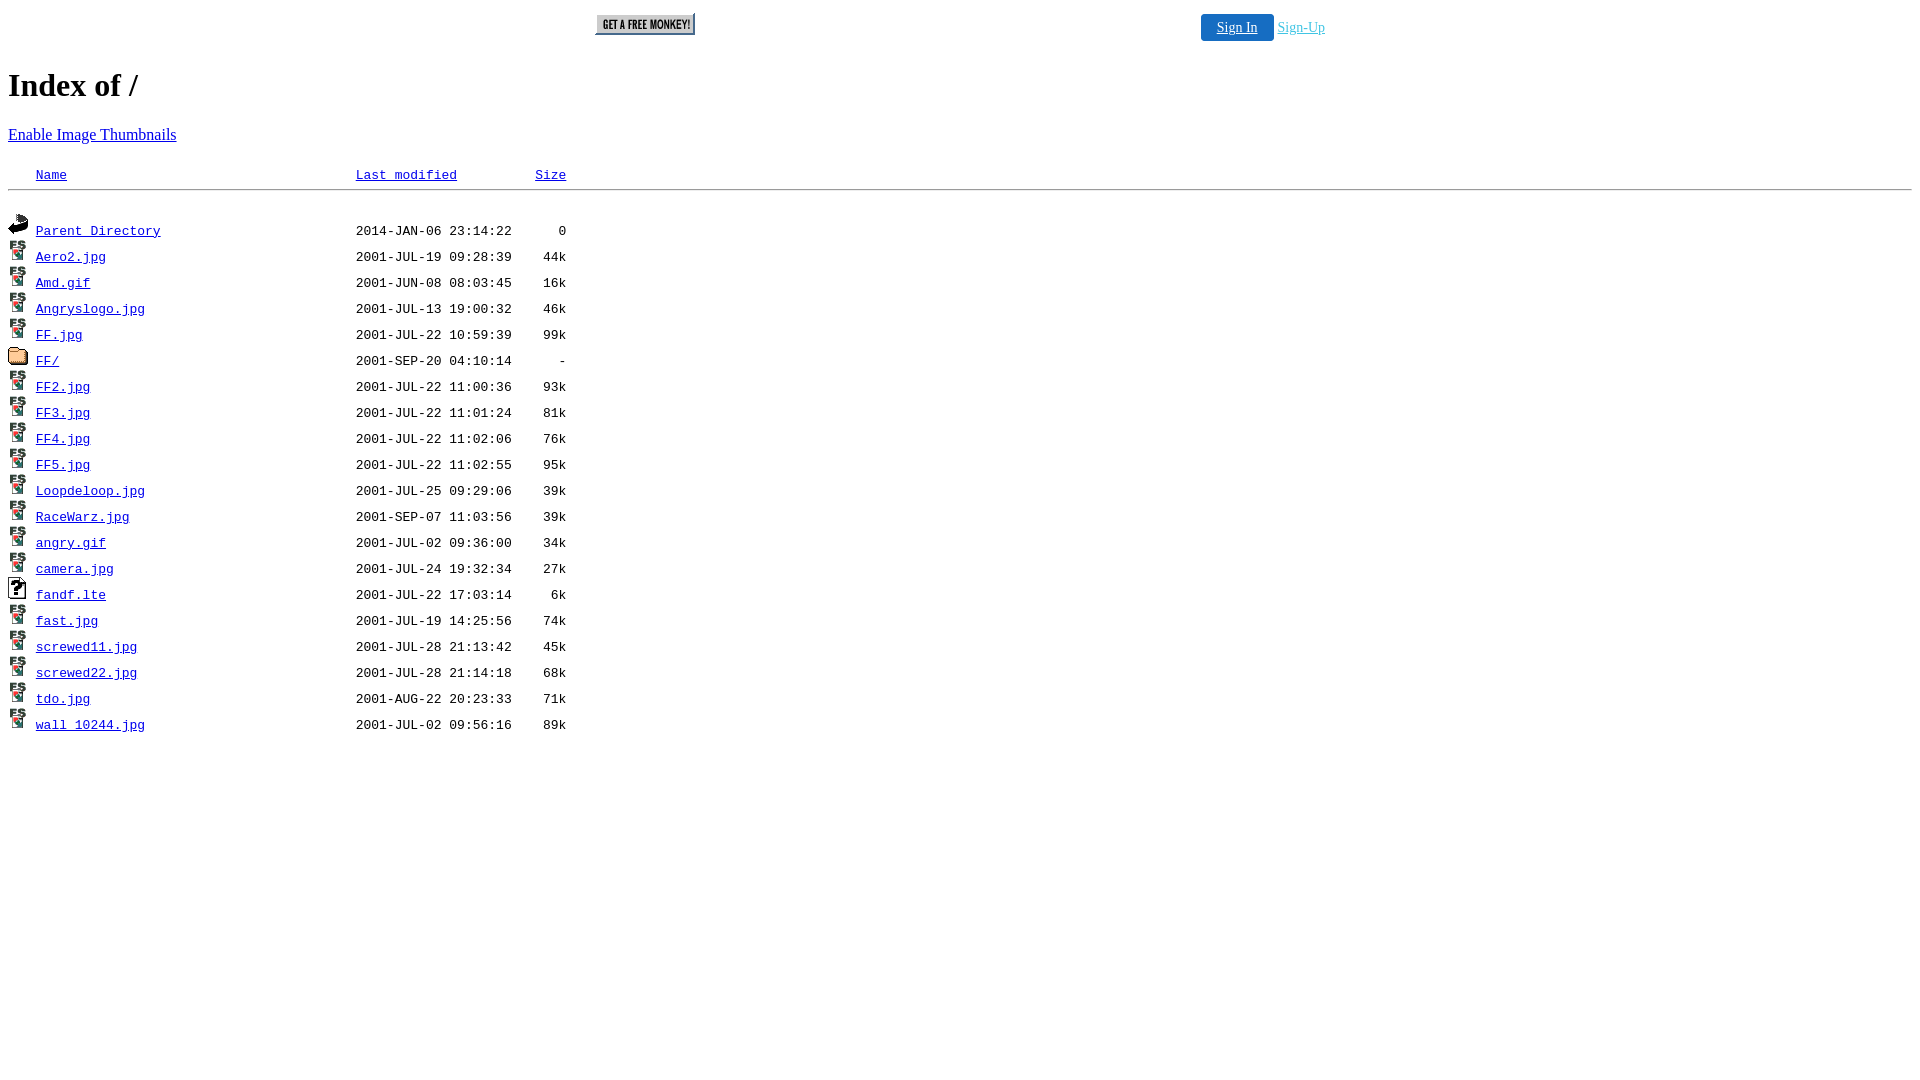 Image resolution: width=1920 pixels, height=1080 pixels. I want to click on 'fast.jpg', so click(67, 620).